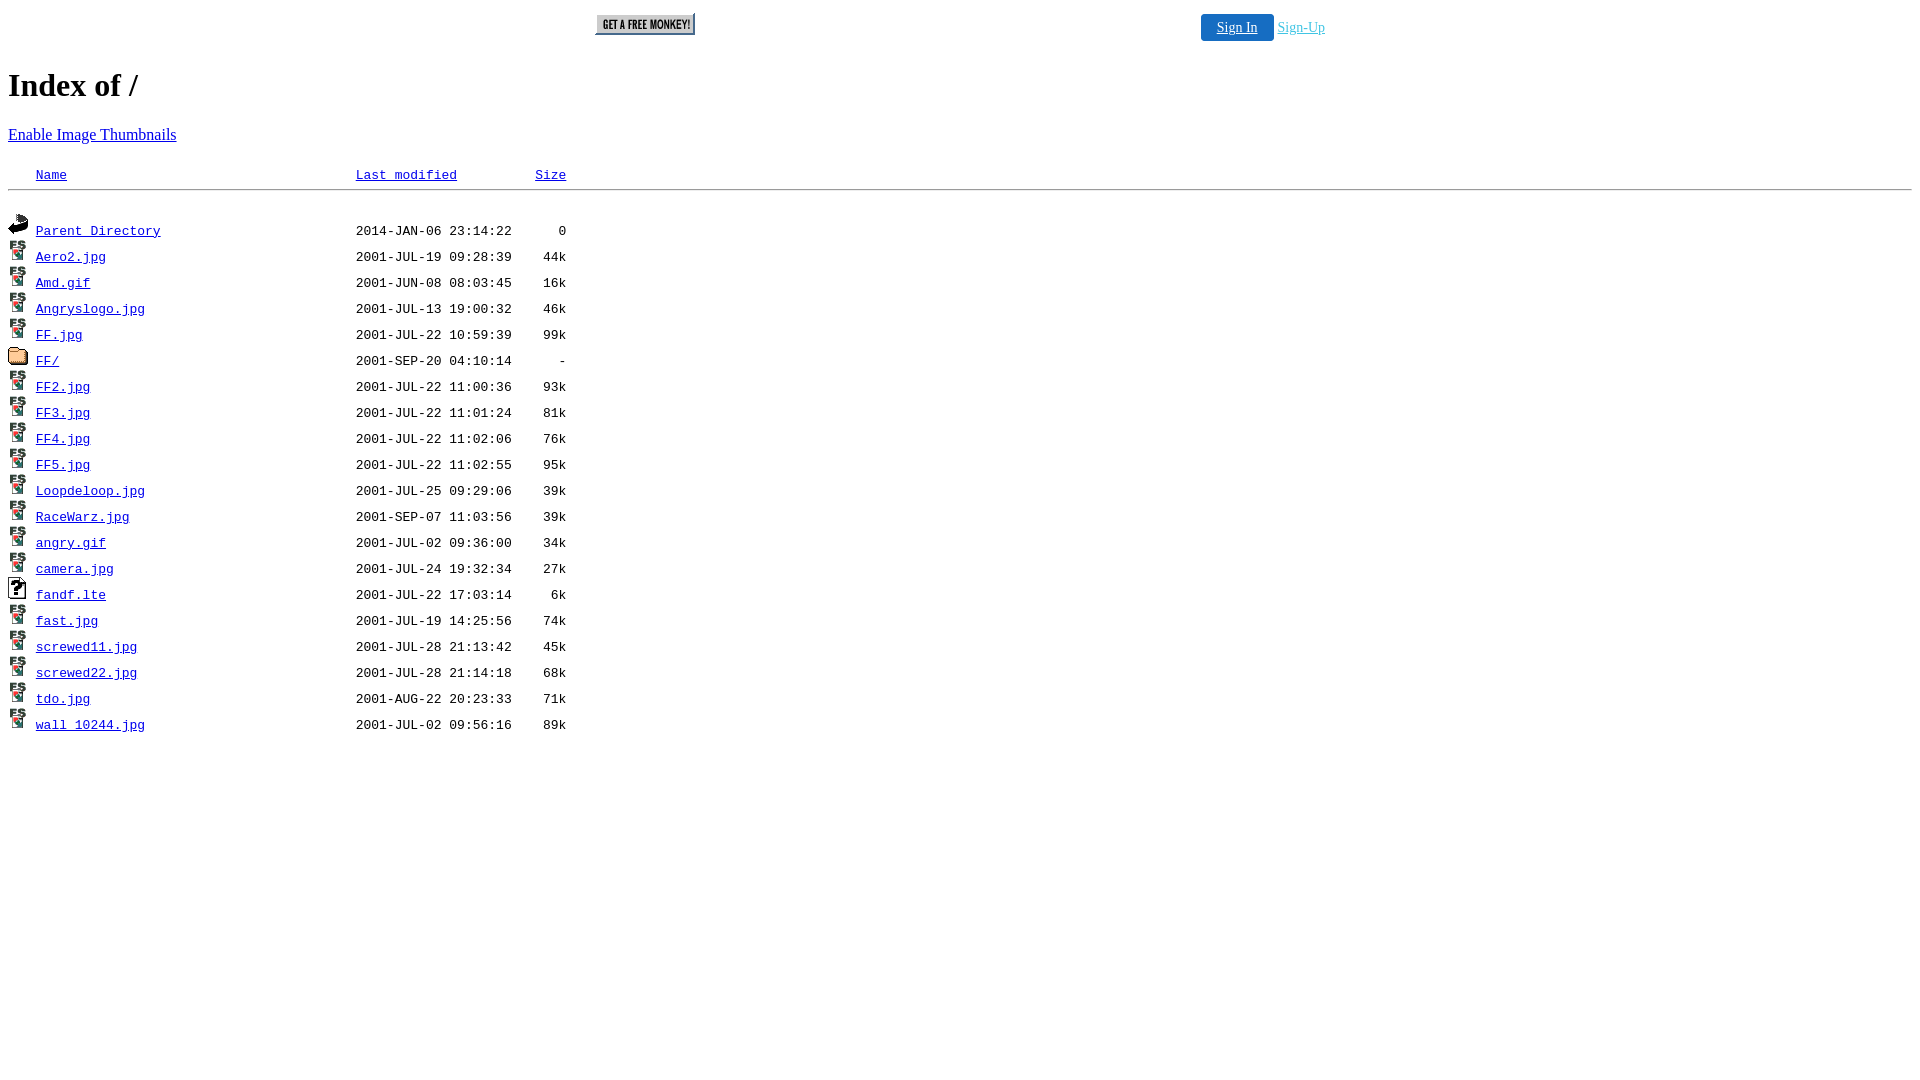 Image resolution: width=1920 pixels, height=1080 pixels. I want to click on 'fast.jpg', so click(67, 620).